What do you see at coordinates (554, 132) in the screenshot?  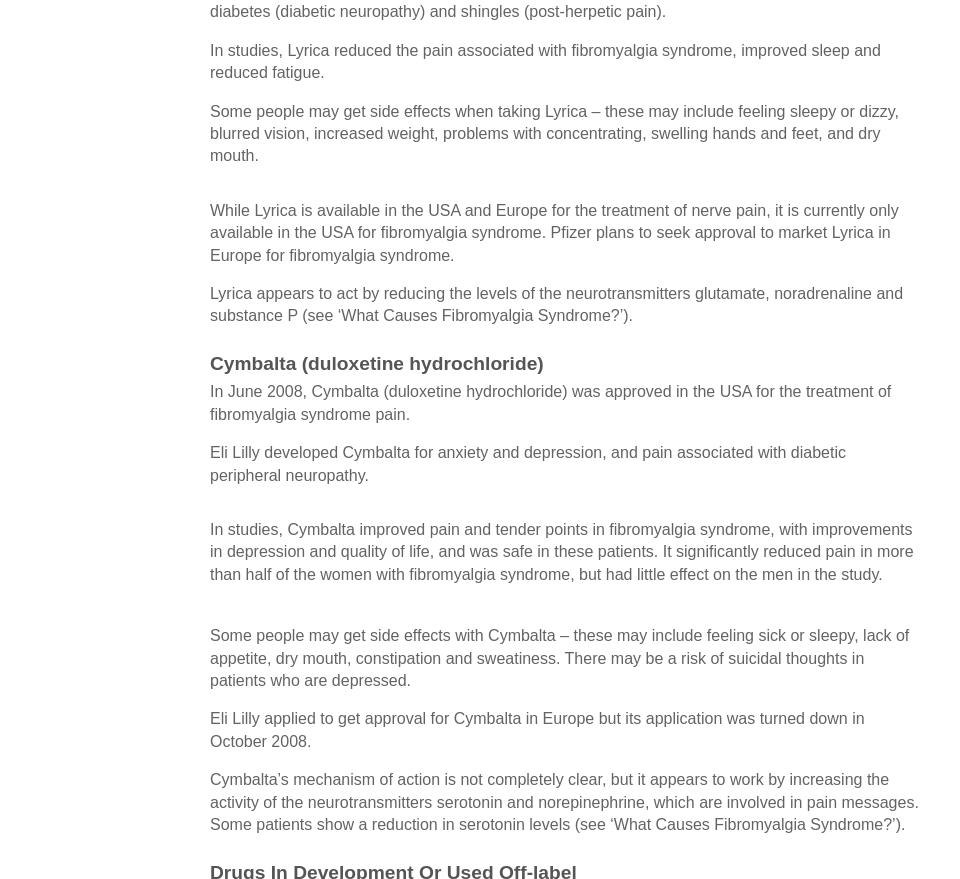 I see `'Some people may get side effects when taking Lyrica – these may include feeling sleepy or dizzy, blurred vision, increased weight, problems with concentrating, swelling hands and feet, and dry mouth.'` at bounding box center [554, 132].